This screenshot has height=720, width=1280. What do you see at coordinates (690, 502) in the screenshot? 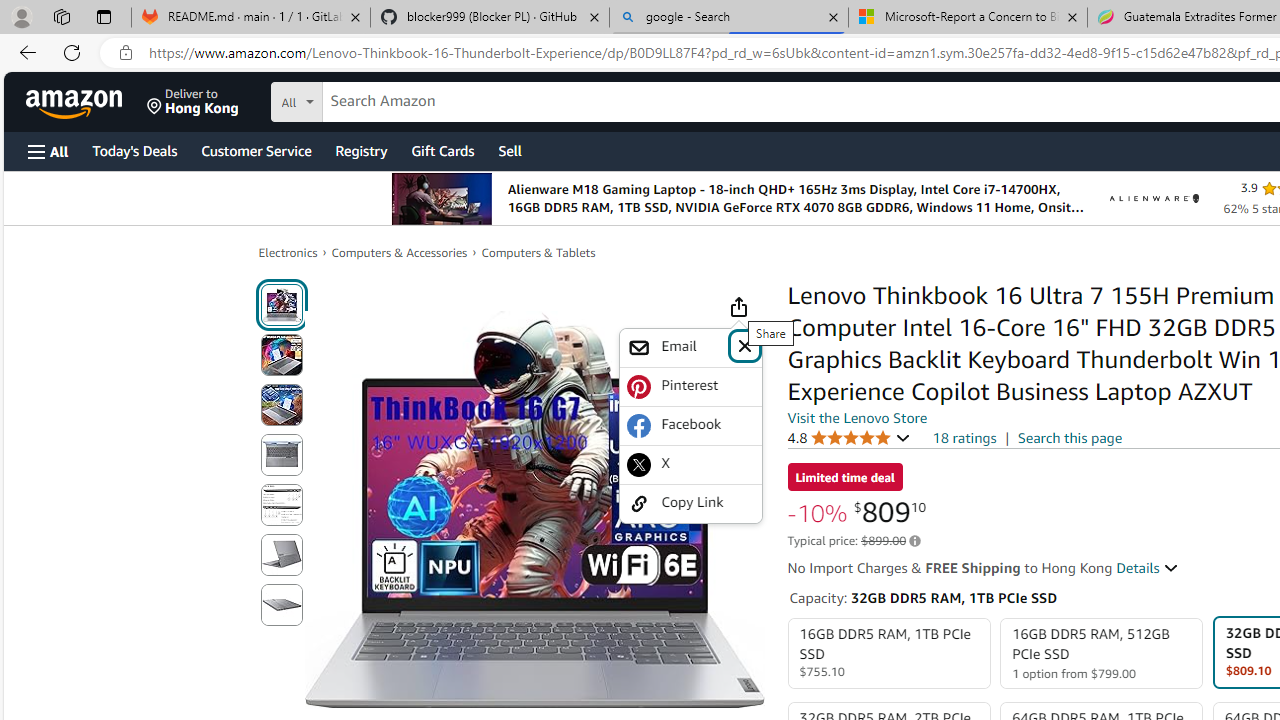
I see `'Copy Link'` at bounding box center [690, 502].